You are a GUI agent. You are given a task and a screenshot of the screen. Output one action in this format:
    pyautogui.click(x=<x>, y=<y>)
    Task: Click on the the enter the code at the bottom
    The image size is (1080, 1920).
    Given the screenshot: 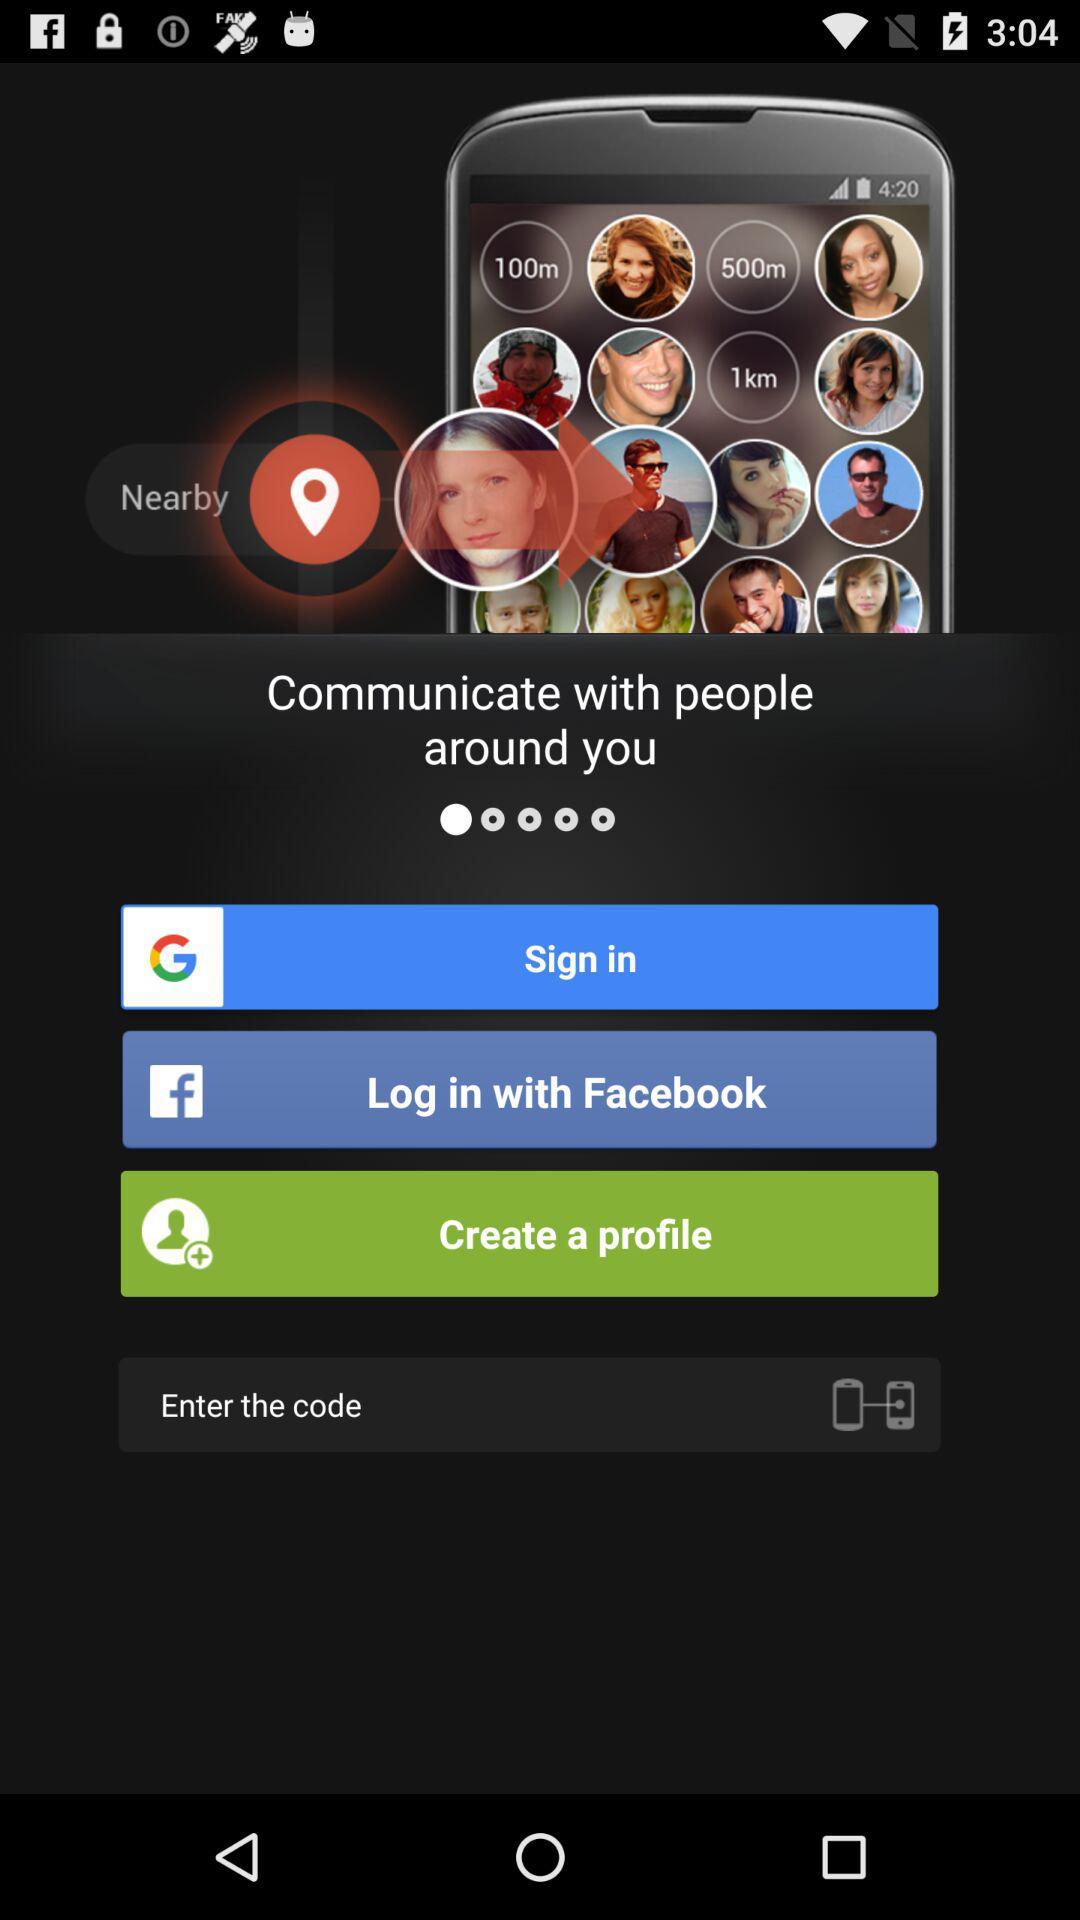 What is the action you would take?
    pyautogui.click(x=528, y=1403)
    